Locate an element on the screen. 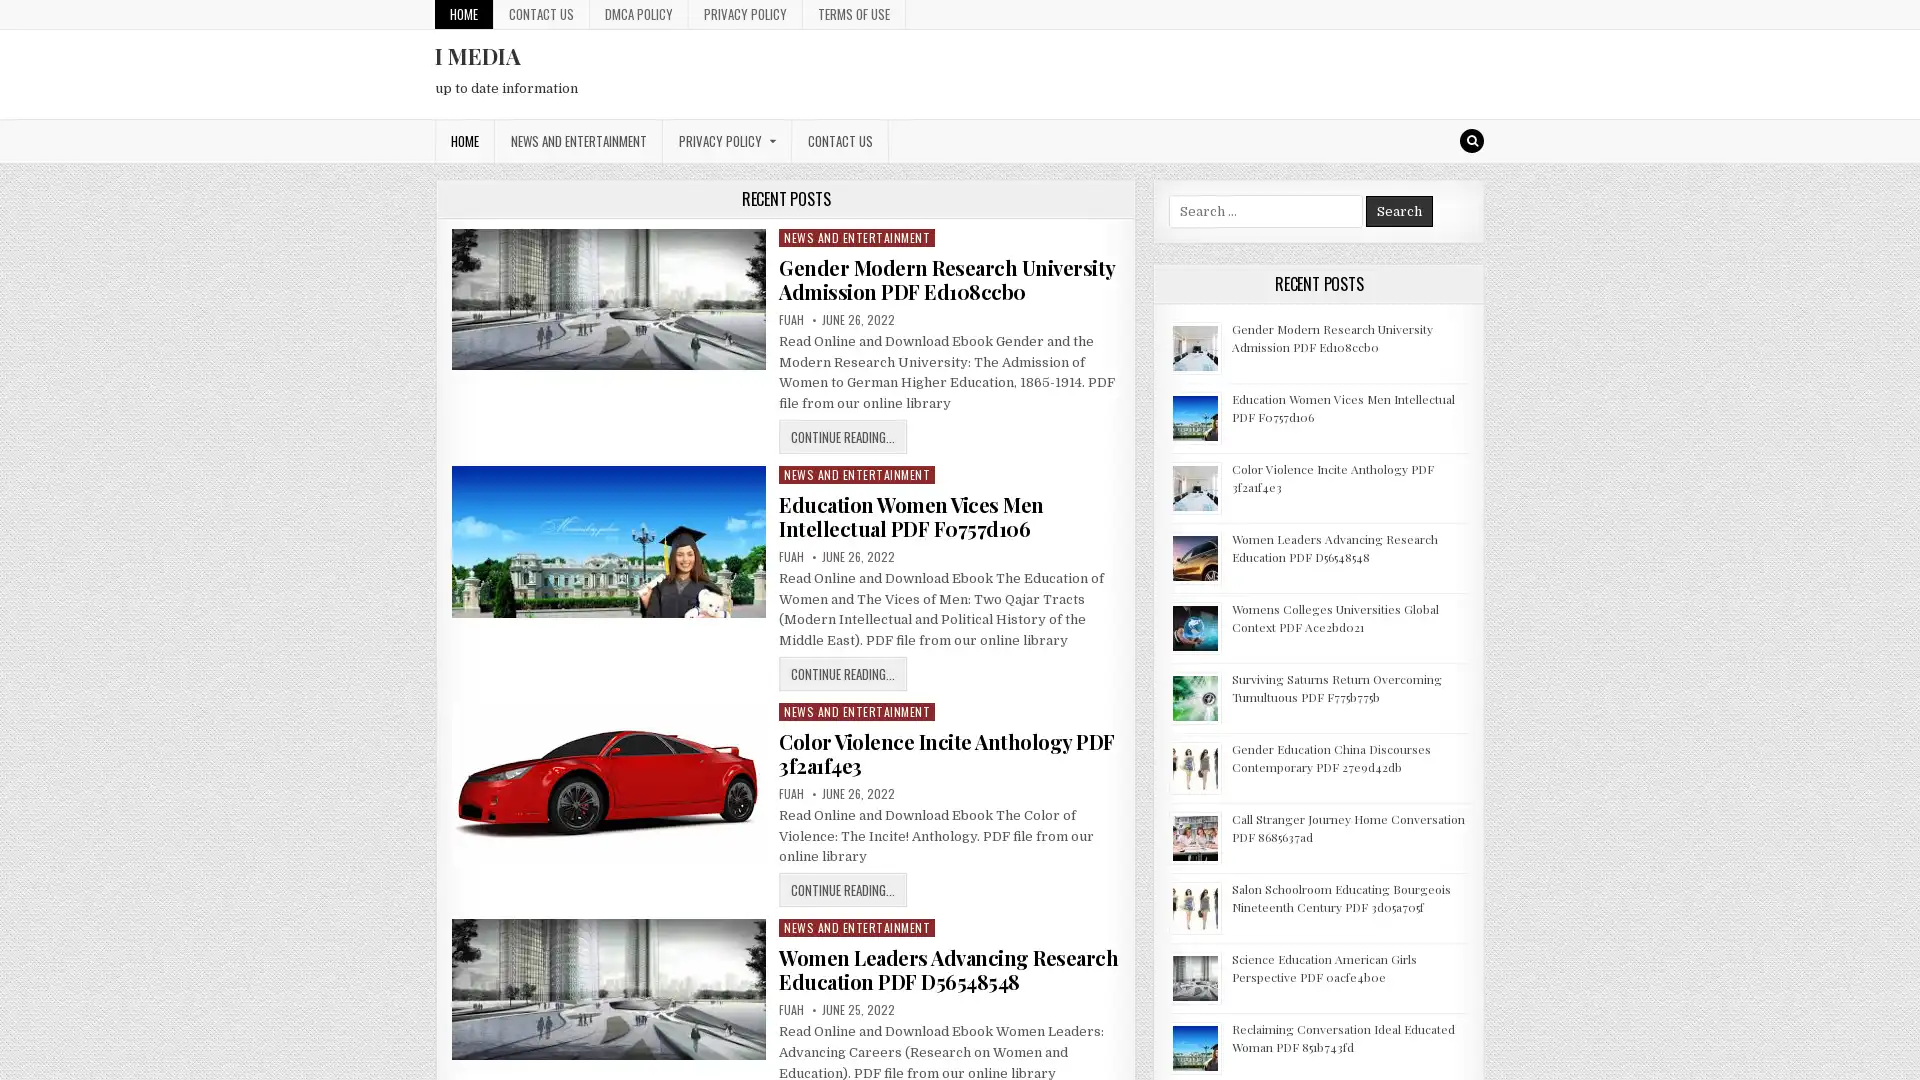  Search is located at coordinates (1398, 211).